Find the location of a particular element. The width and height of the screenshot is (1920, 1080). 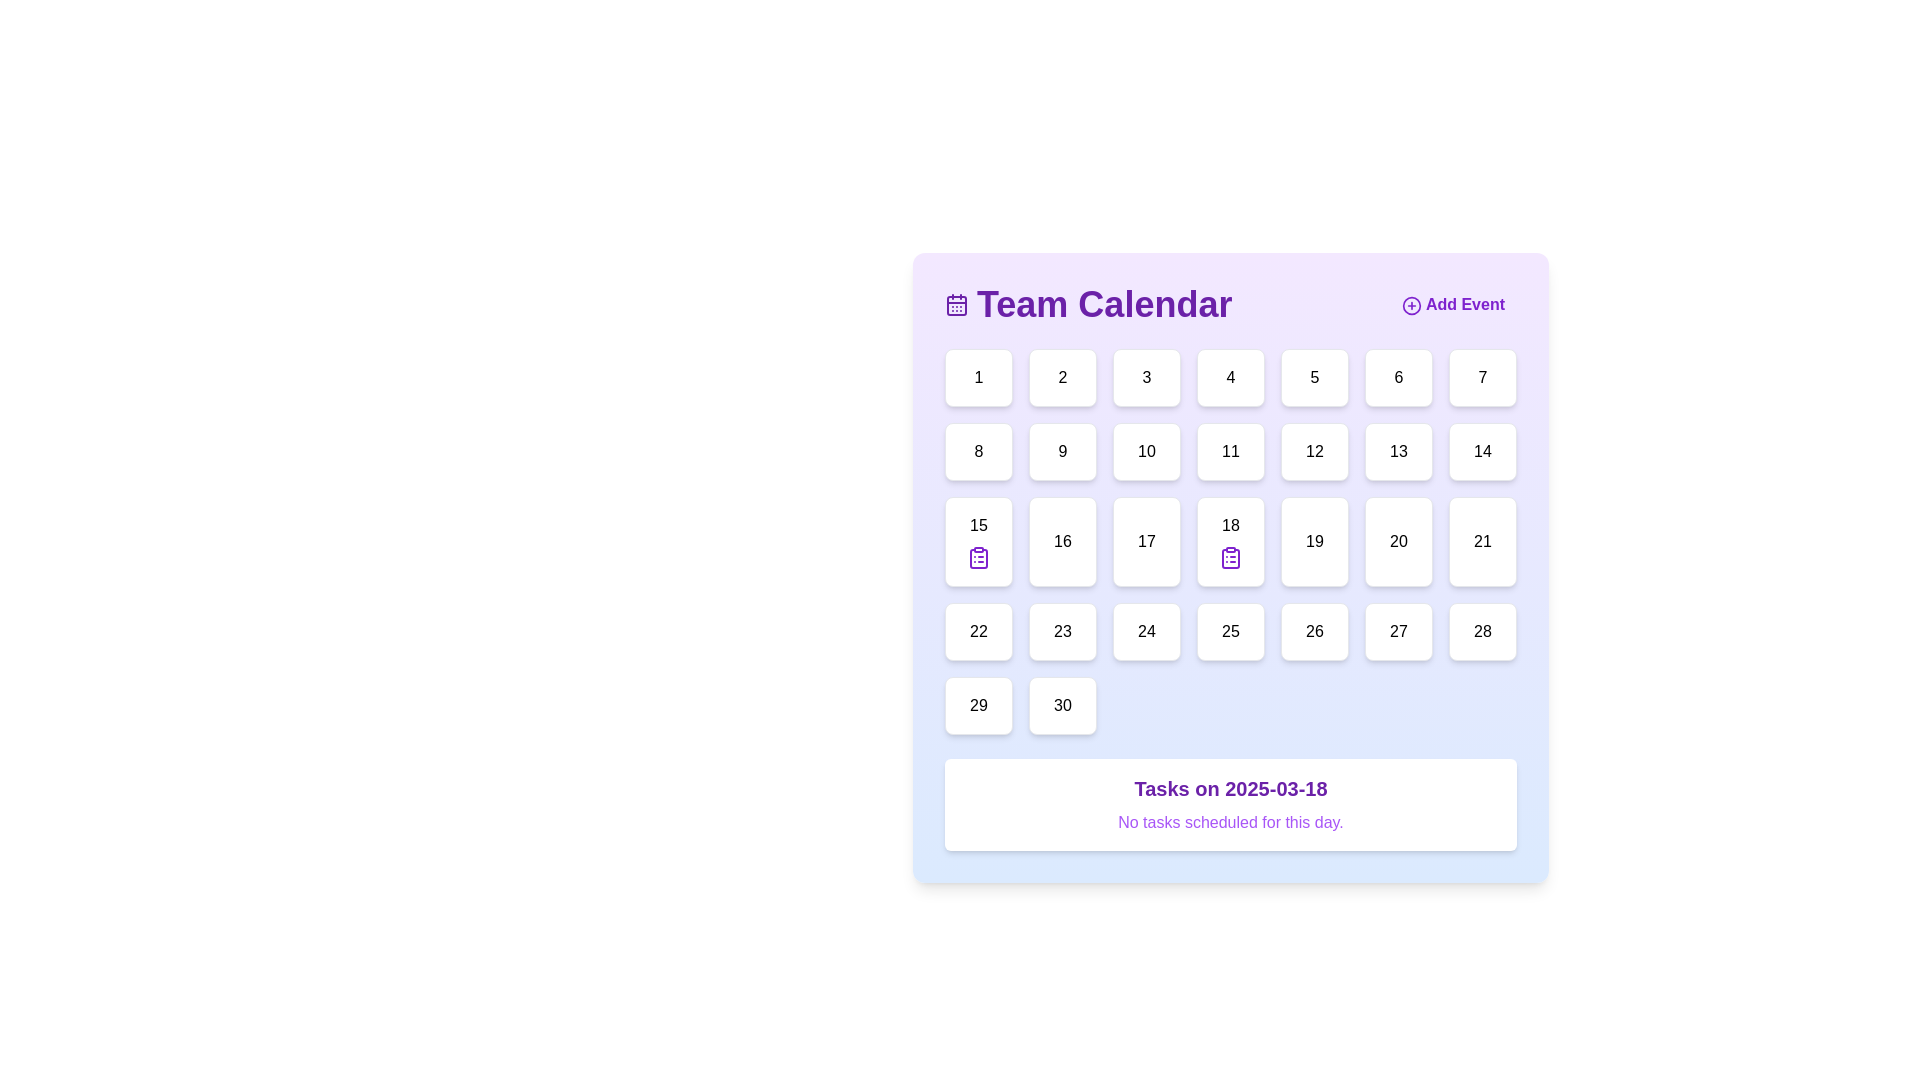

the 'Add Event' button located in the top-right corner of the calendar interface, which contains a circular decorative component as part of the '+' icon is located at coordinates (1410, 305).